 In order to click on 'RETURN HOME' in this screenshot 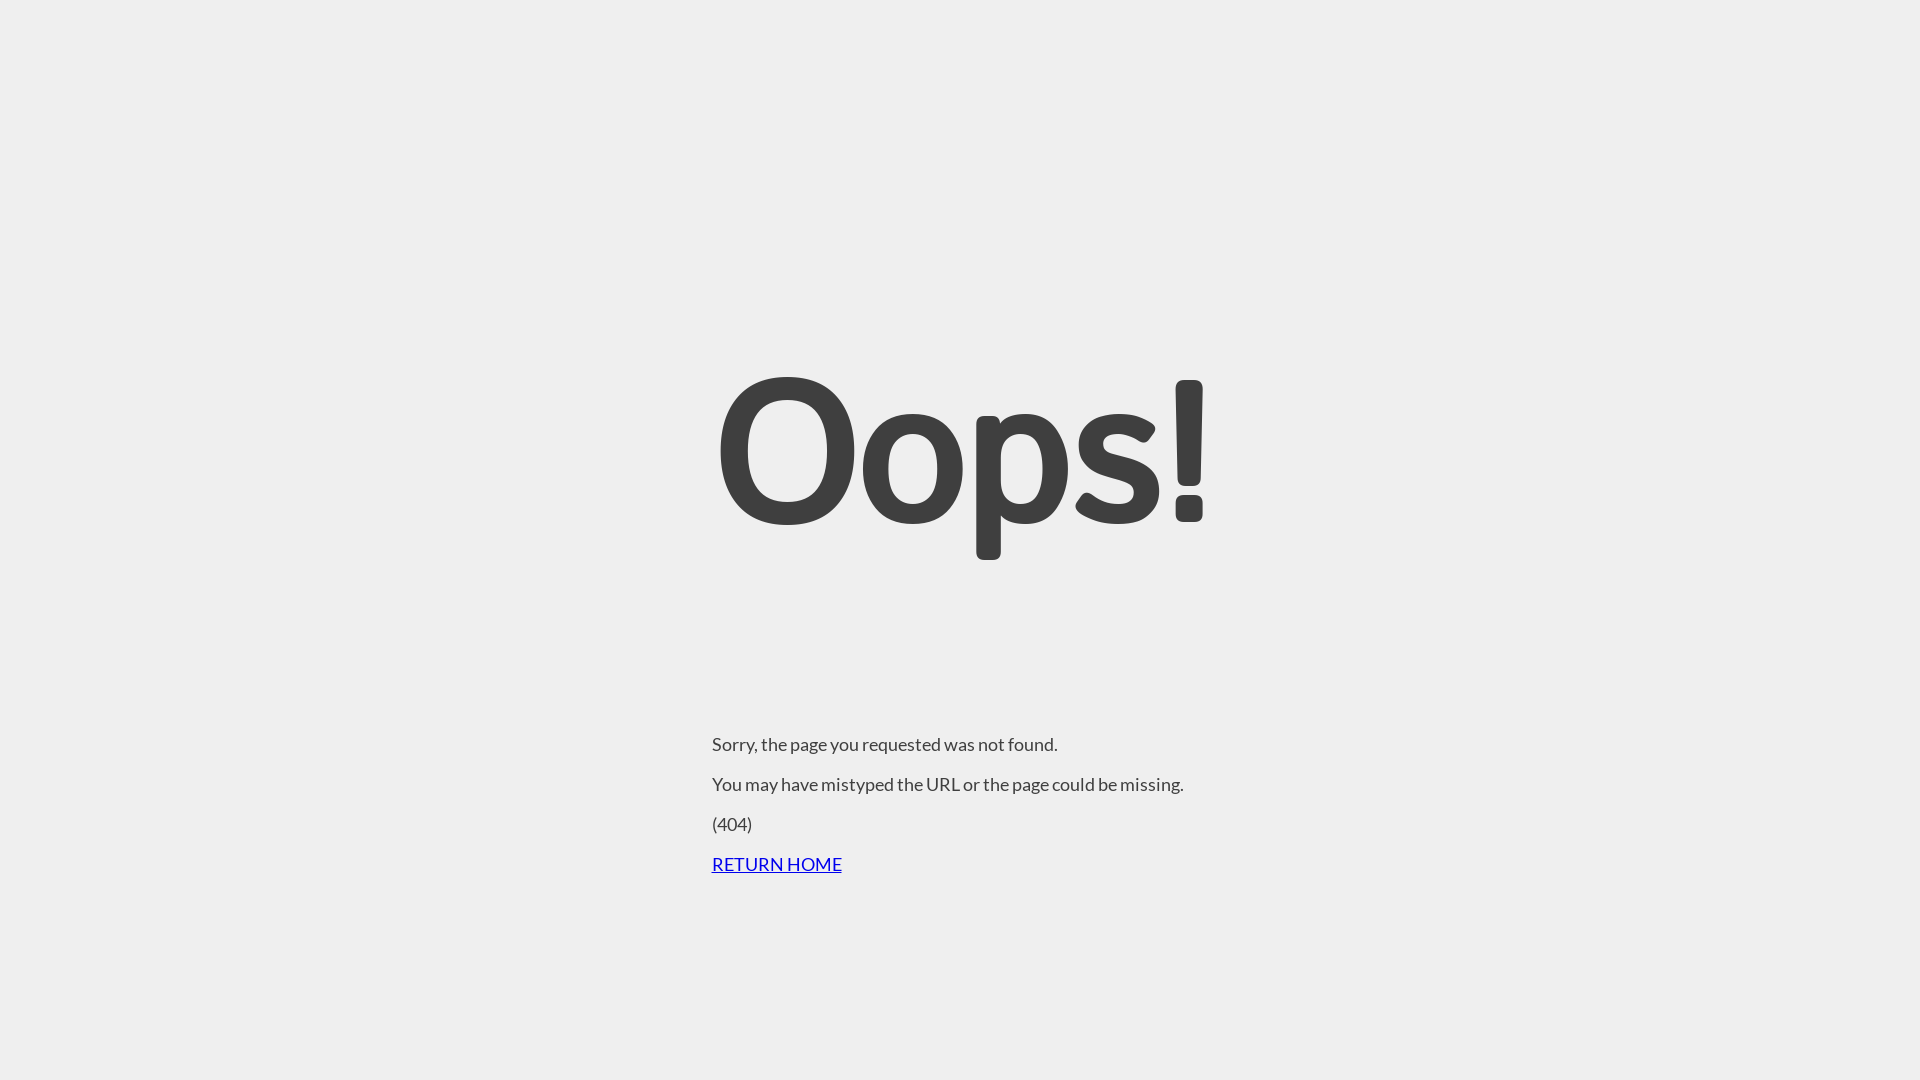, I will do `click(776, 863)`.